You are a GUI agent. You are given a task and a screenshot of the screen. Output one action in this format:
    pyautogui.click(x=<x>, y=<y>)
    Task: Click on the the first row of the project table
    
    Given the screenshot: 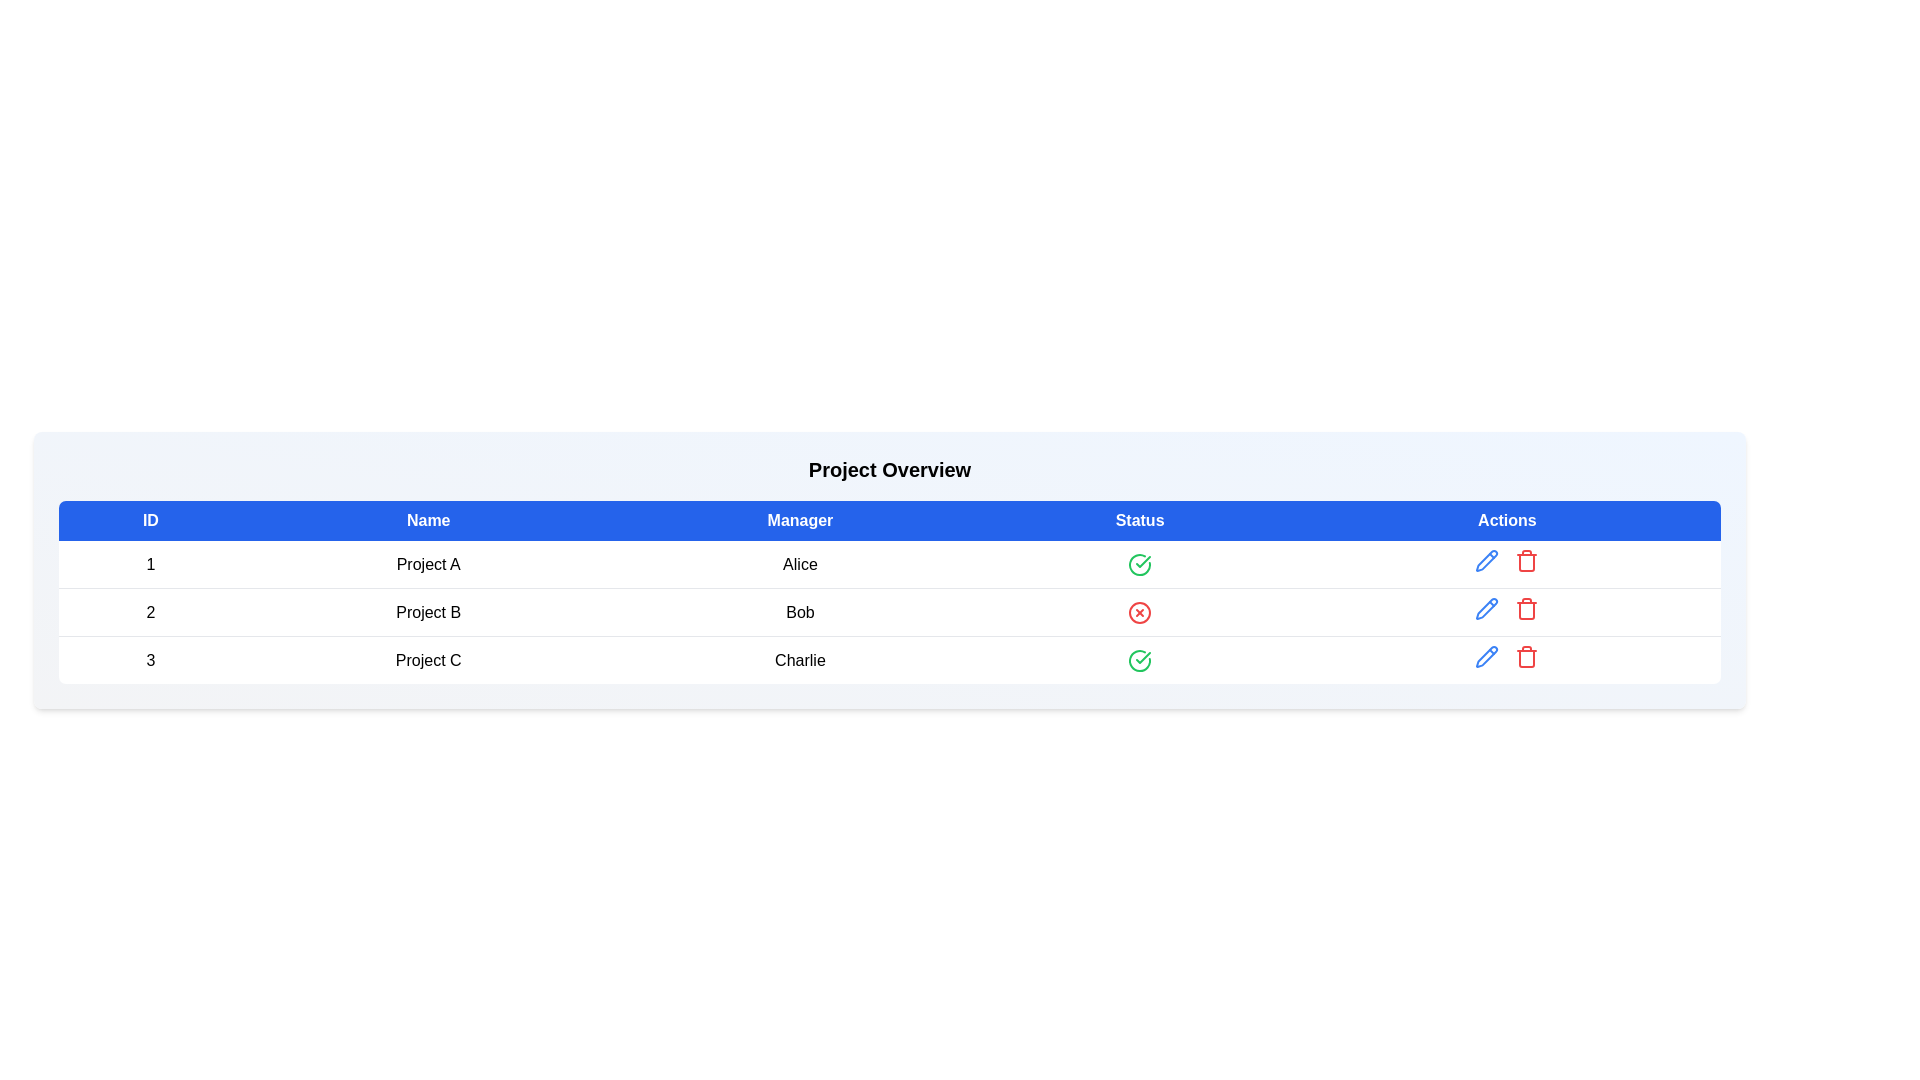 What is the action you would take?
    pyautogui.click(x=888, y=563)
    